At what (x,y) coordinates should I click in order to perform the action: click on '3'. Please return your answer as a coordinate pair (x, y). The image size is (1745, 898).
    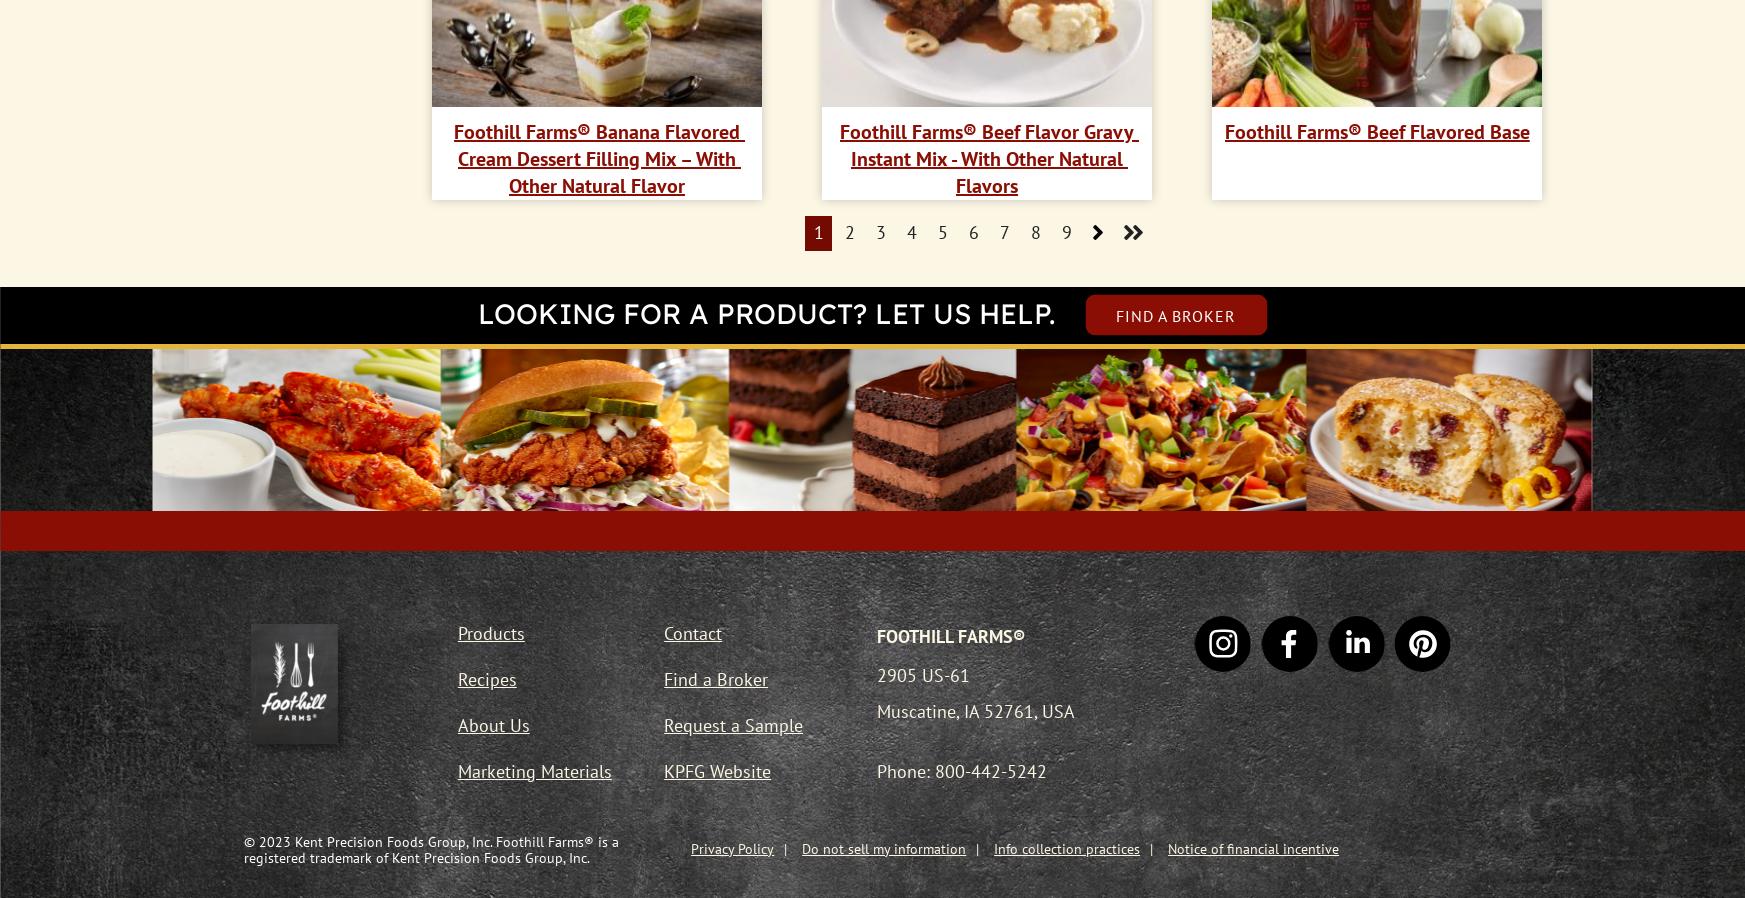
    Looking at the image, I should click on (874, 232).